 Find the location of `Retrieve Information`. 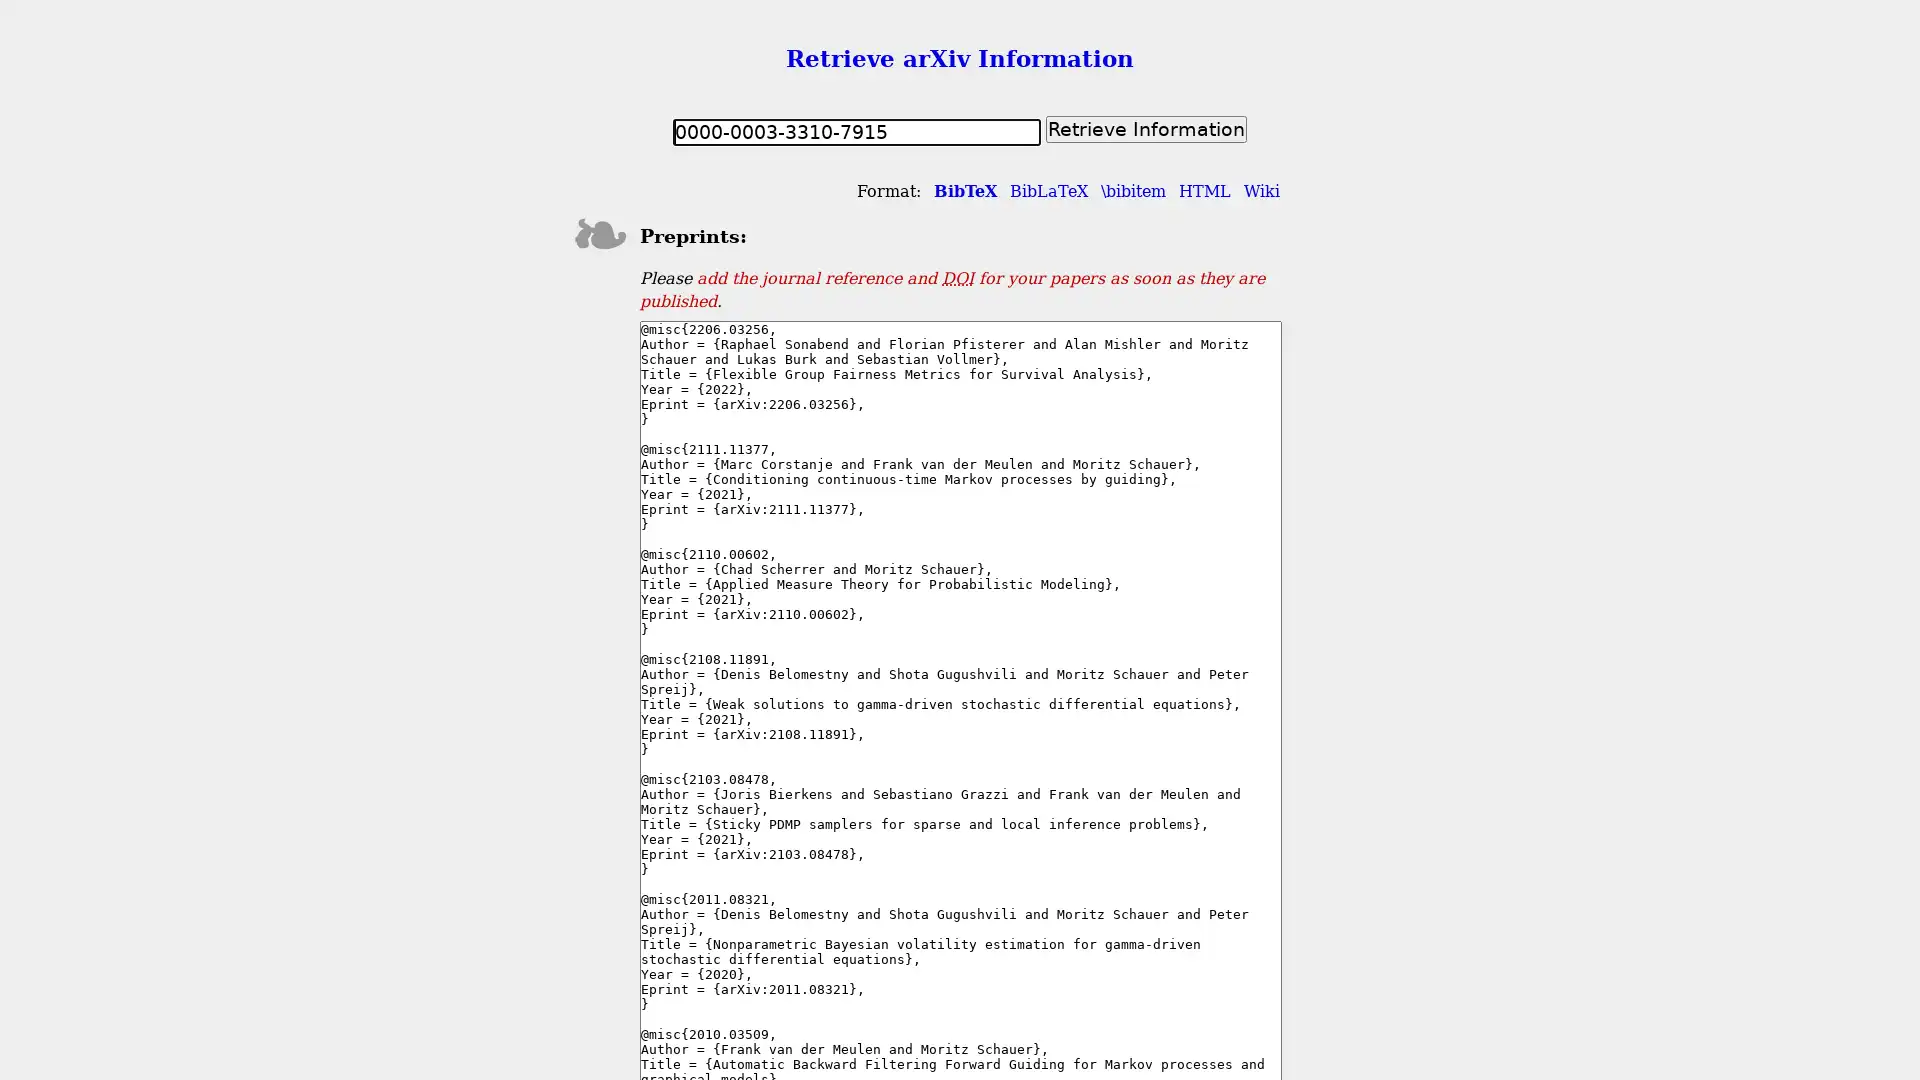

Retrieve Information is located at coordinates (1146, 128).